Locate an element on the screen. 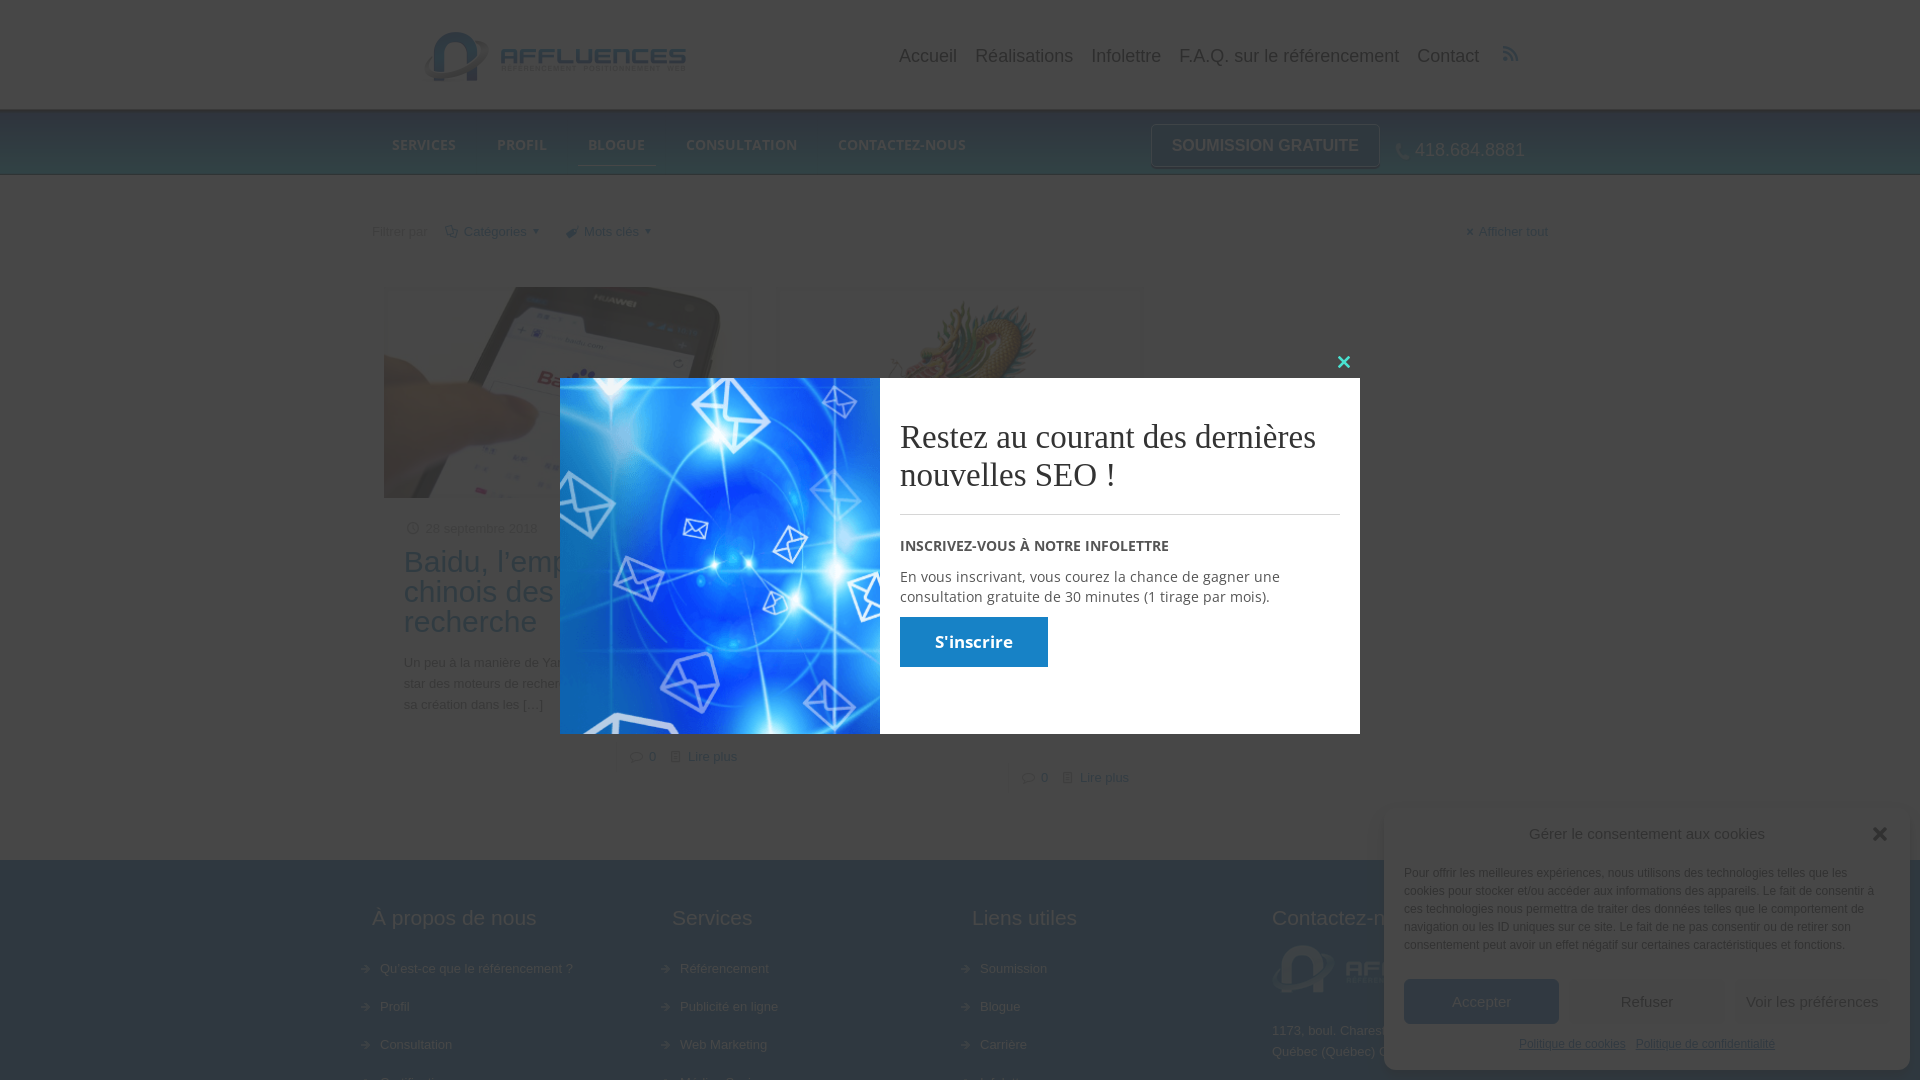  'S'inscrire' is located at coordinates (974, 641).